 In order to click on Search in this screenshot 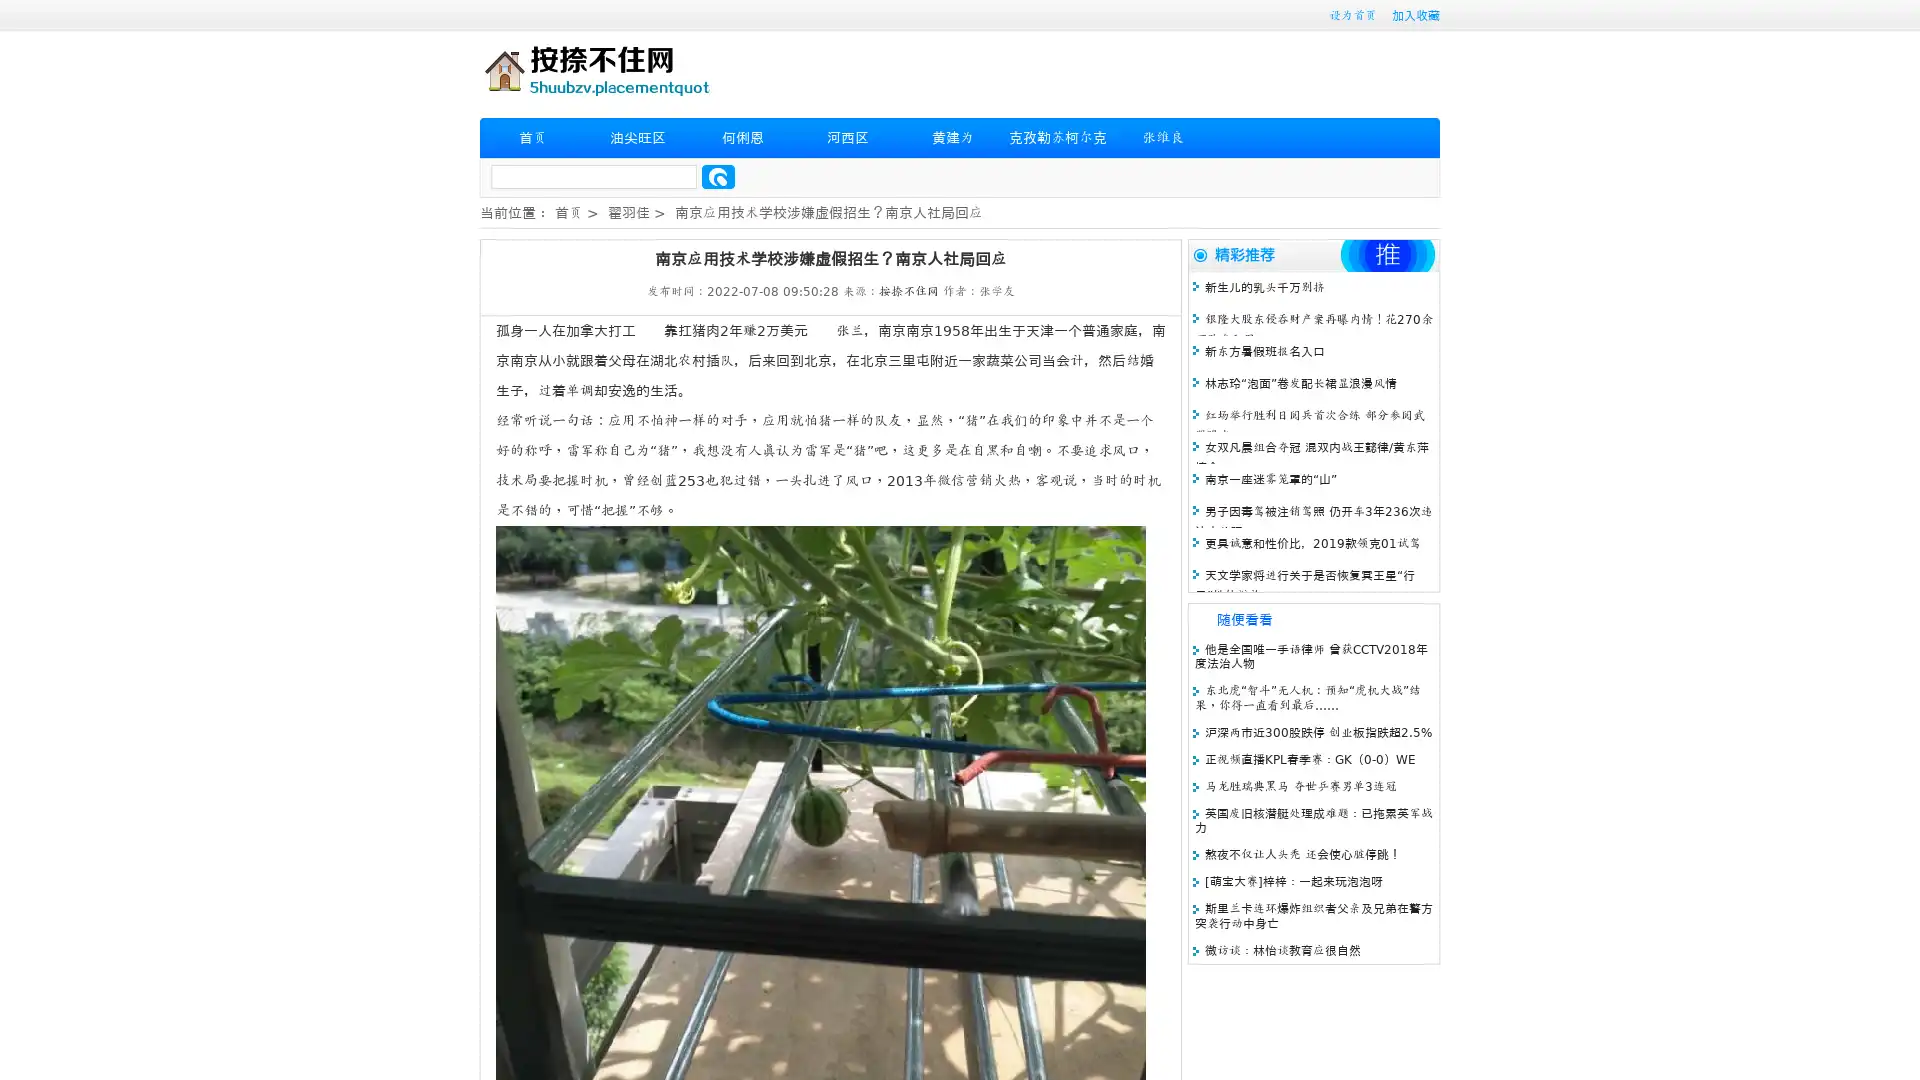, I will do `click(718, 176)`.